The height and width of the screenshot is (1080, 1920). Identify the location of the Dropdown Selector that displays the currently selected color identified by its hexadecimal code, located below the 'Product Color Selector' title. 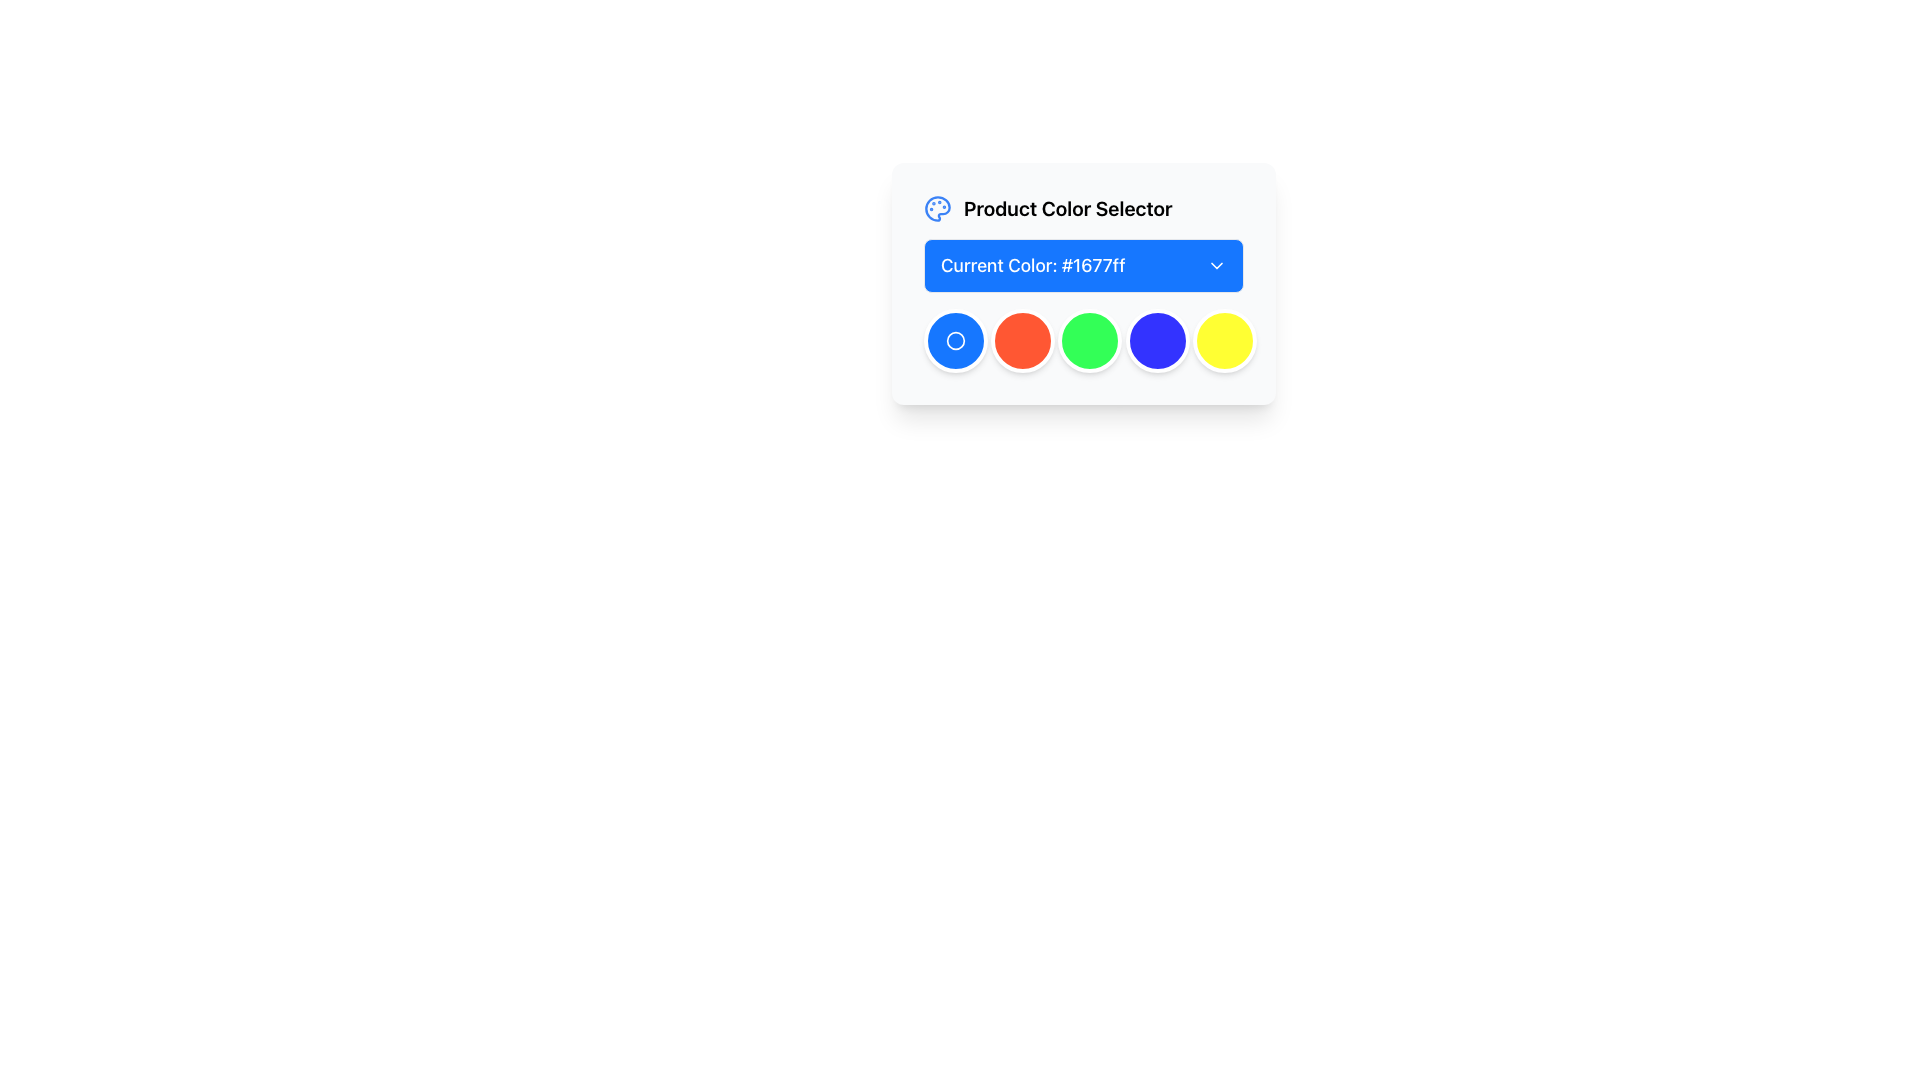
(1083, 265).